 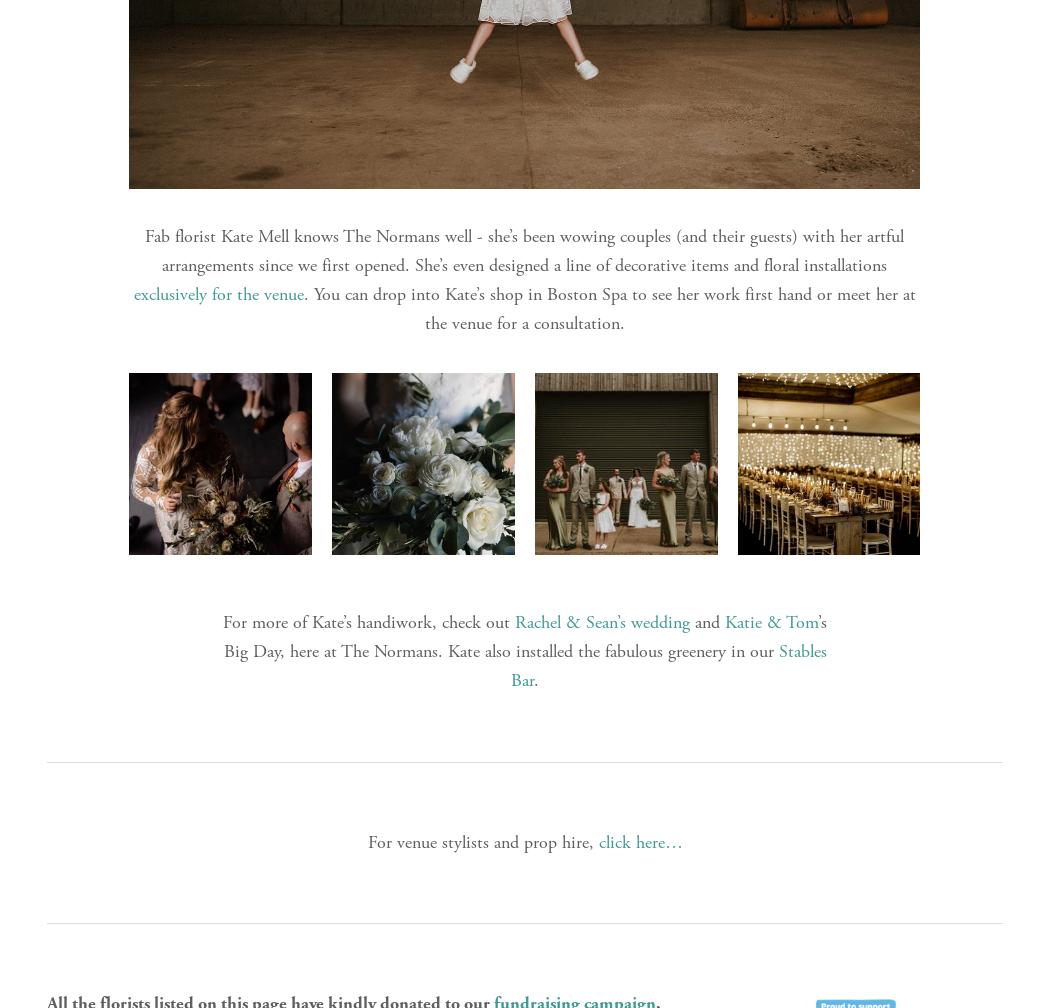 I want to click on 'click here…', so click(x=596, y=841).